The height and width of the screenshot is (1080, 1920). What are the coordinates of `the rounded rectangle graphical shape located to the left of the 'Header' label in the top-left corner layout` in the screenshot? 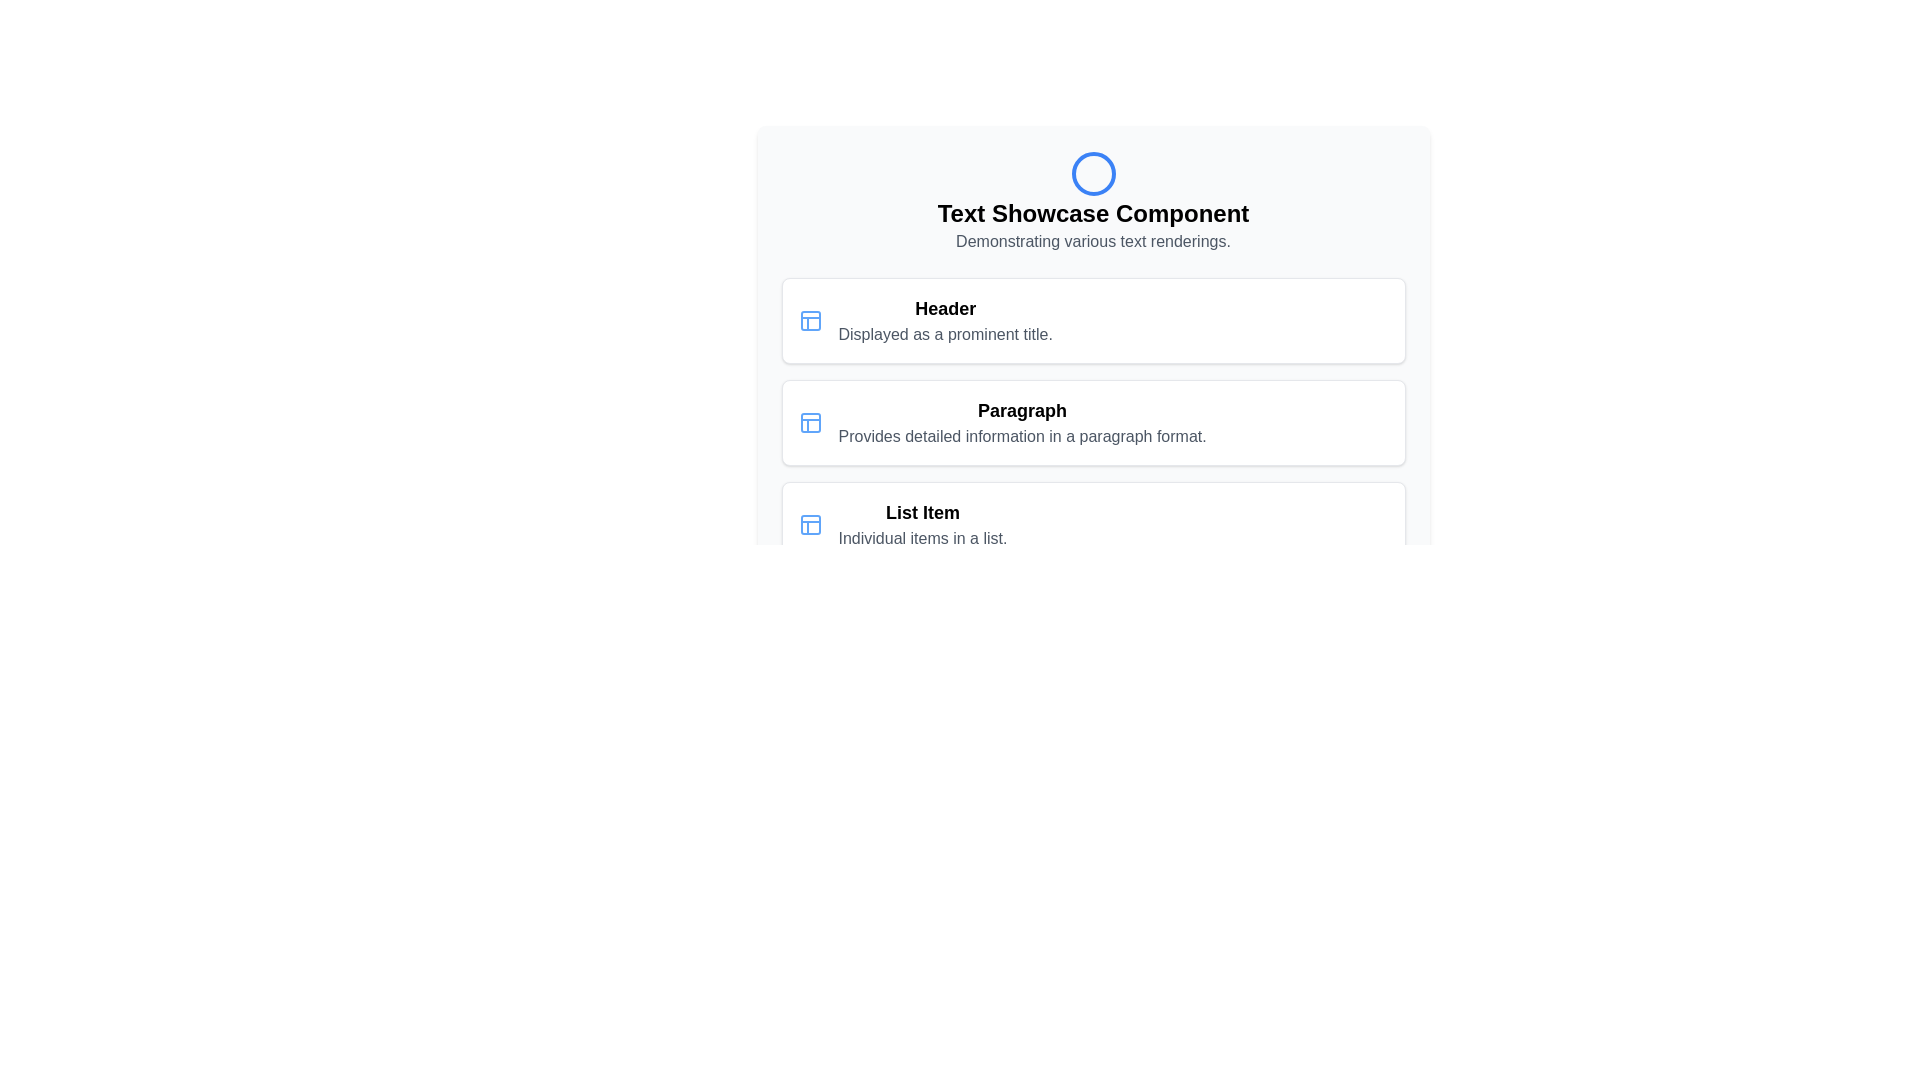 It's located at (810, 319).